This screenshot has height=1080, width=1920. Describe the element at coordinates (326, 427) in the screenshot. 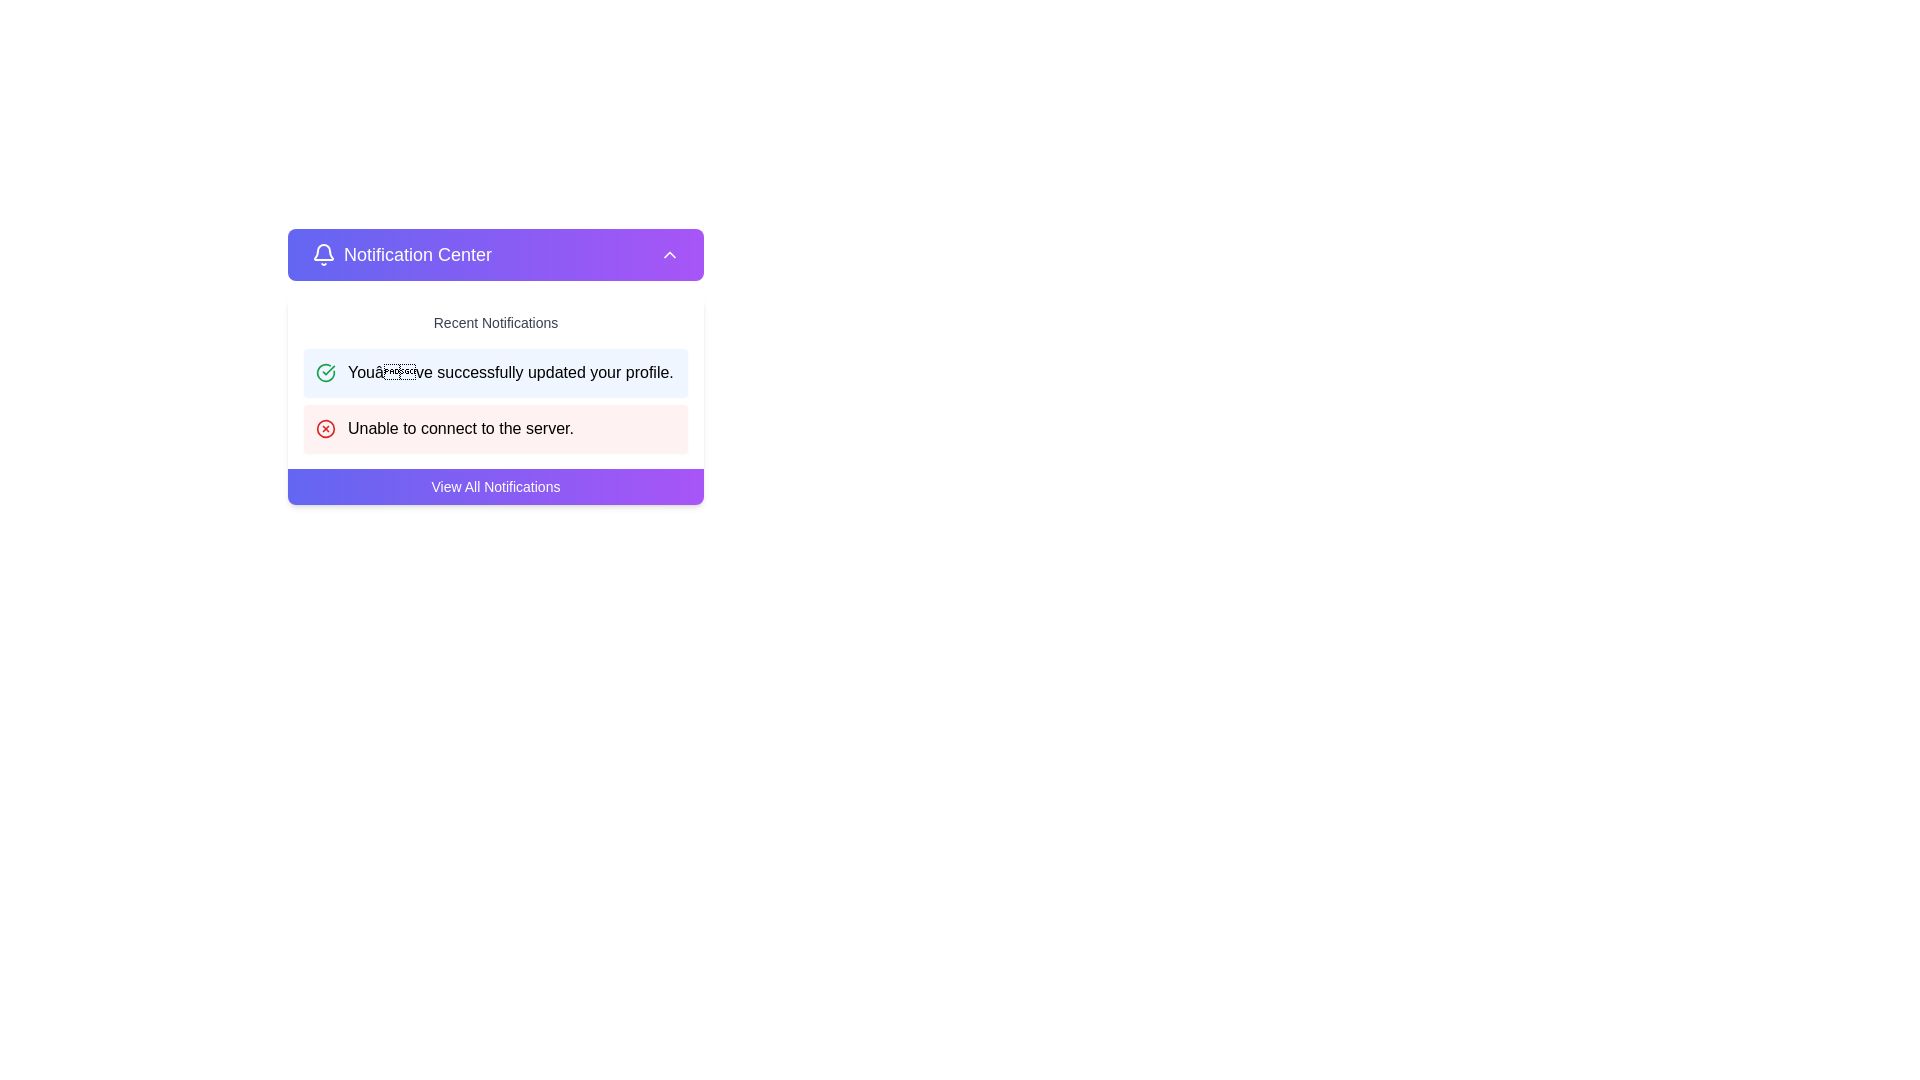

I see `the red outlined circular icon in the notification panel to acknowledge the error message about connection to the server` at that location.